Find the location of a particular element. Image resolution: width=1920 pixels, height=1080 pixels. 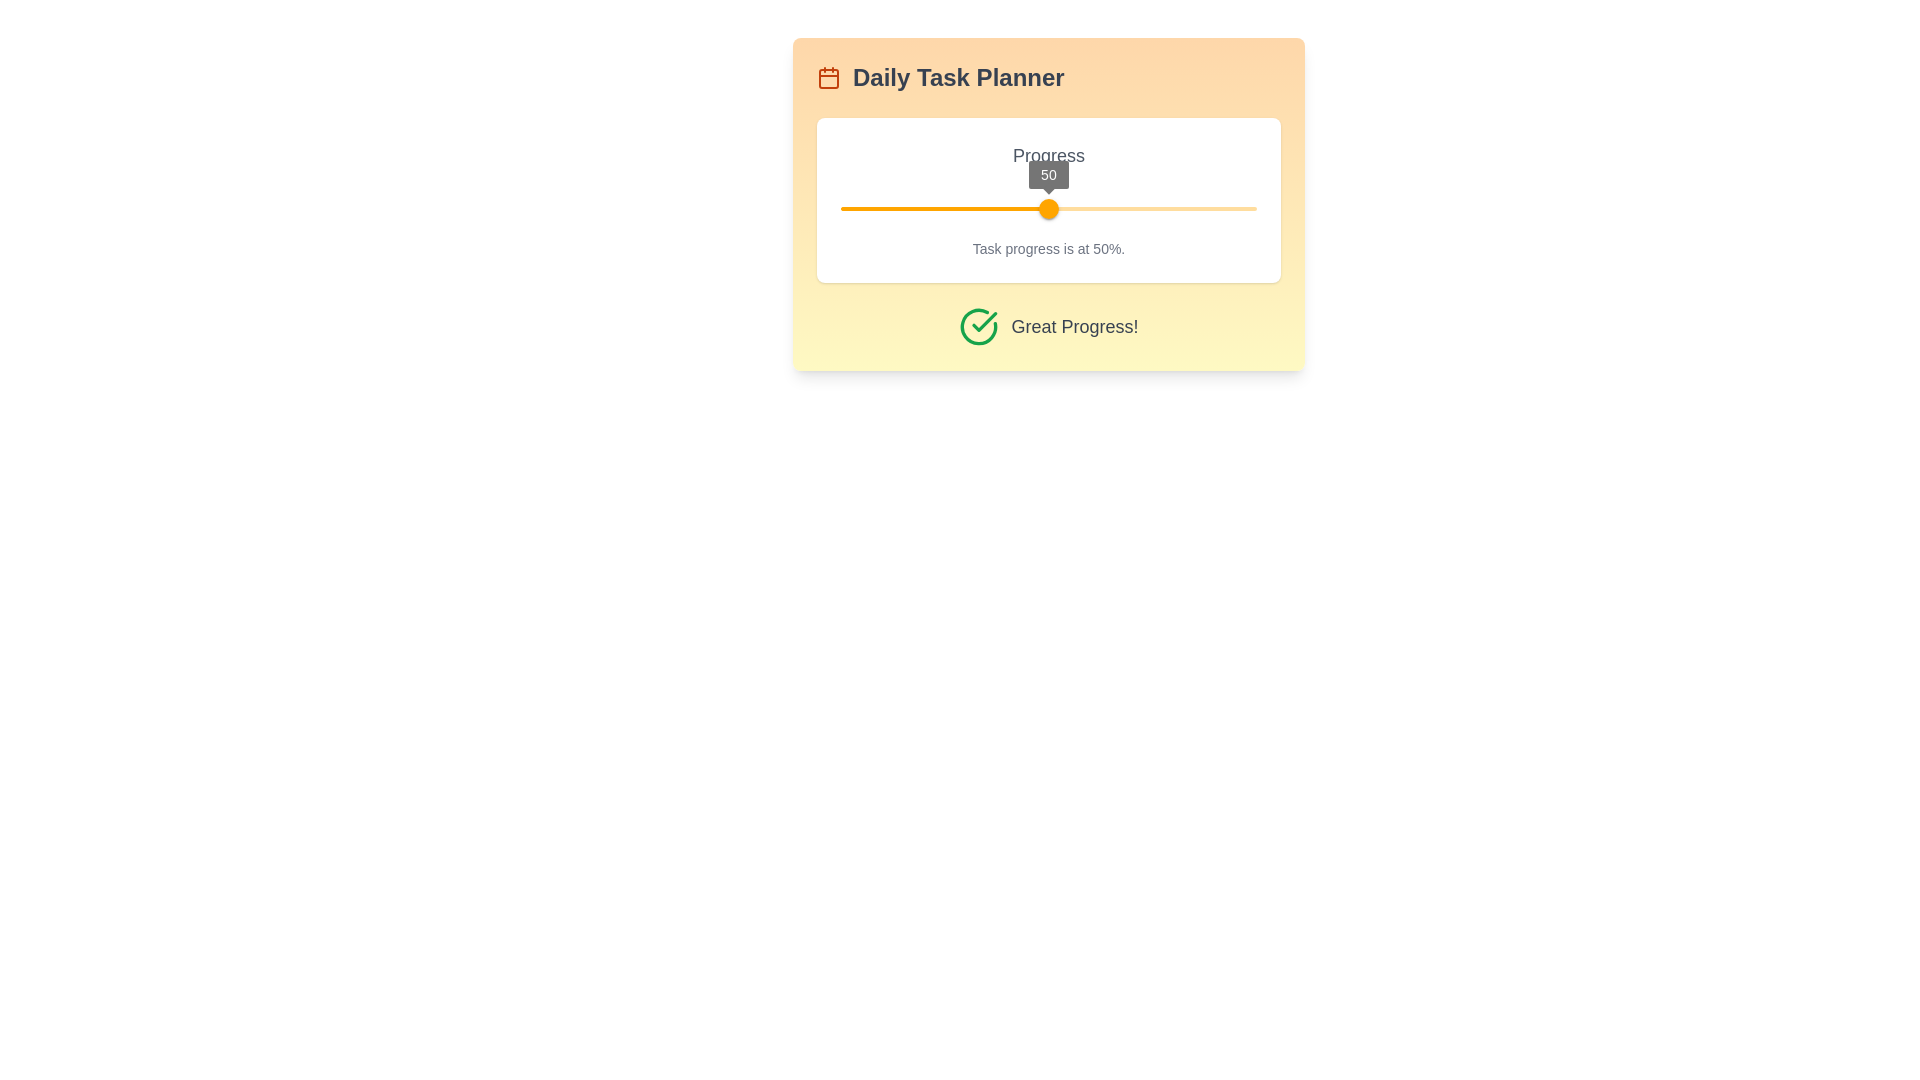

the slider's value is located at coordinates (1198, 208).